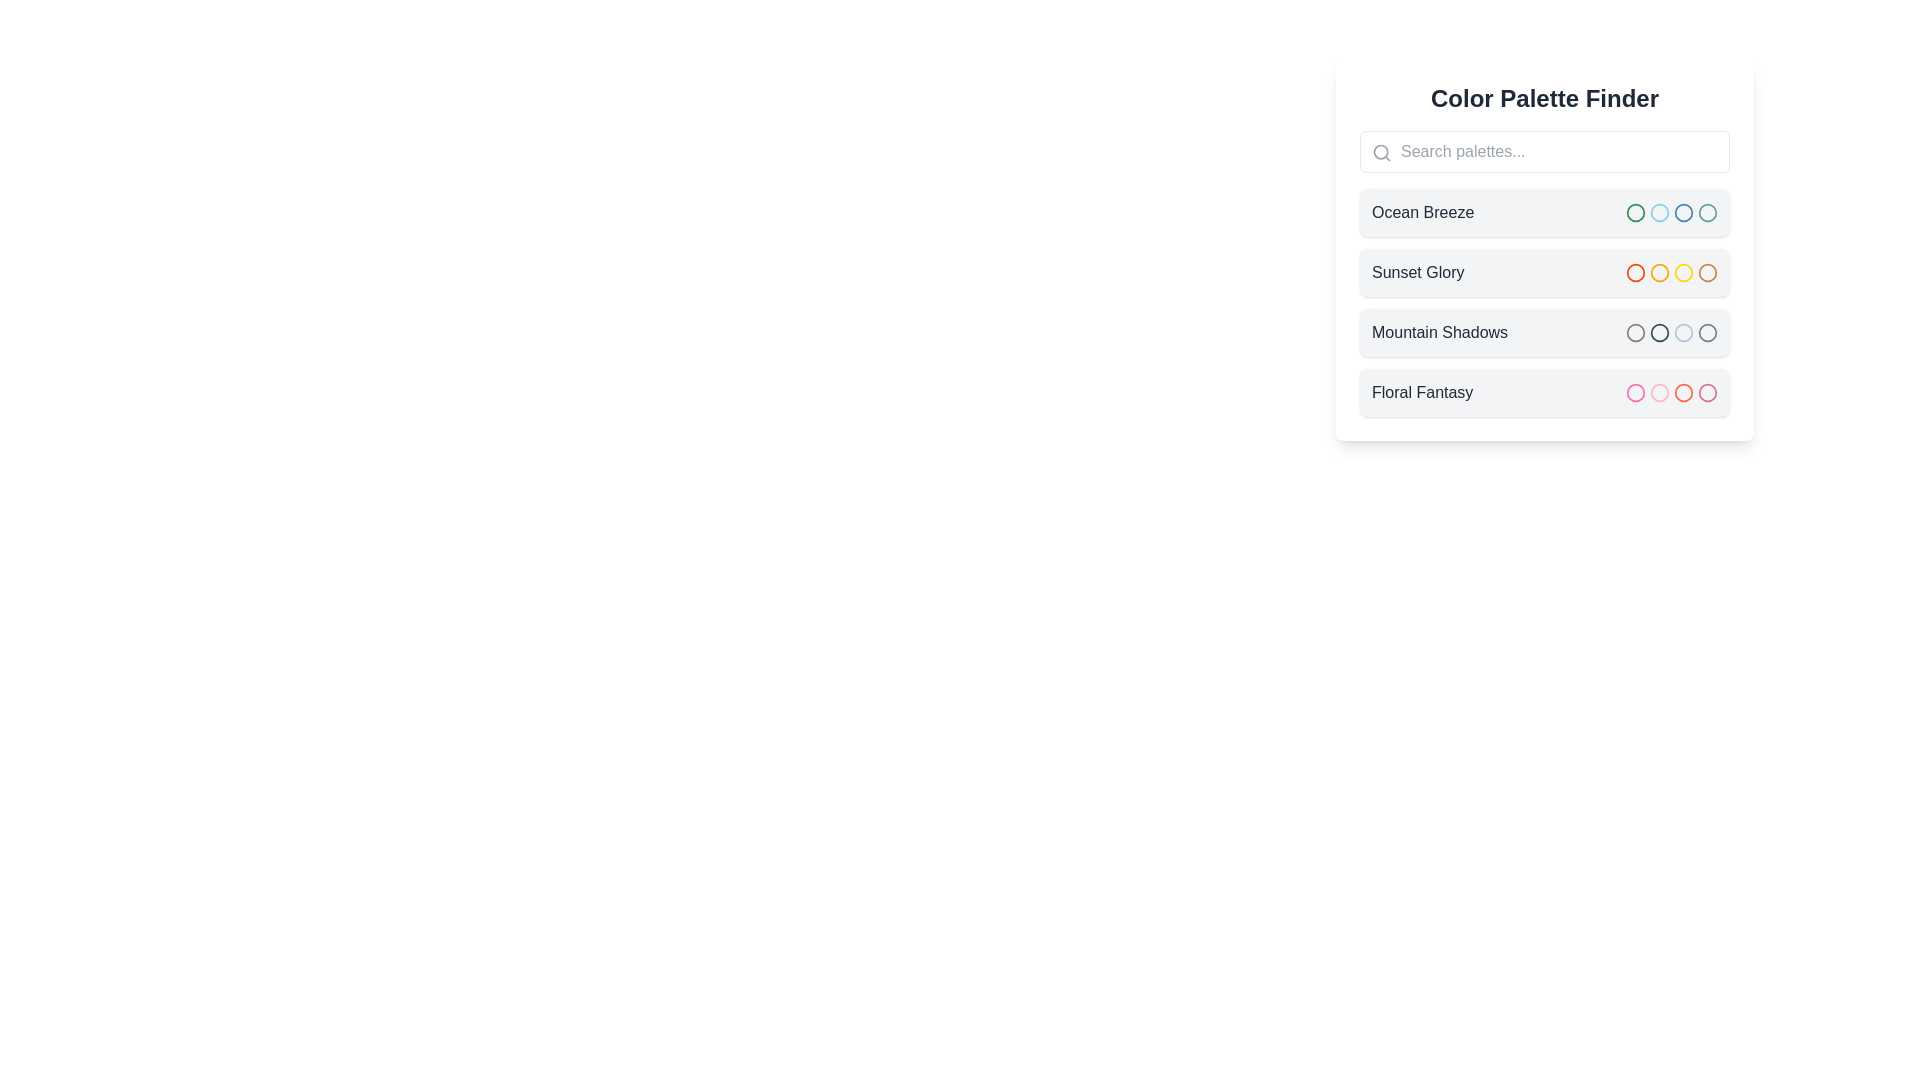 This screenshot has height=1080, width=1920. Describe the element at coordinates (1660, 273) in the screenshot. I see `the second circle icon from left to right` at that location.